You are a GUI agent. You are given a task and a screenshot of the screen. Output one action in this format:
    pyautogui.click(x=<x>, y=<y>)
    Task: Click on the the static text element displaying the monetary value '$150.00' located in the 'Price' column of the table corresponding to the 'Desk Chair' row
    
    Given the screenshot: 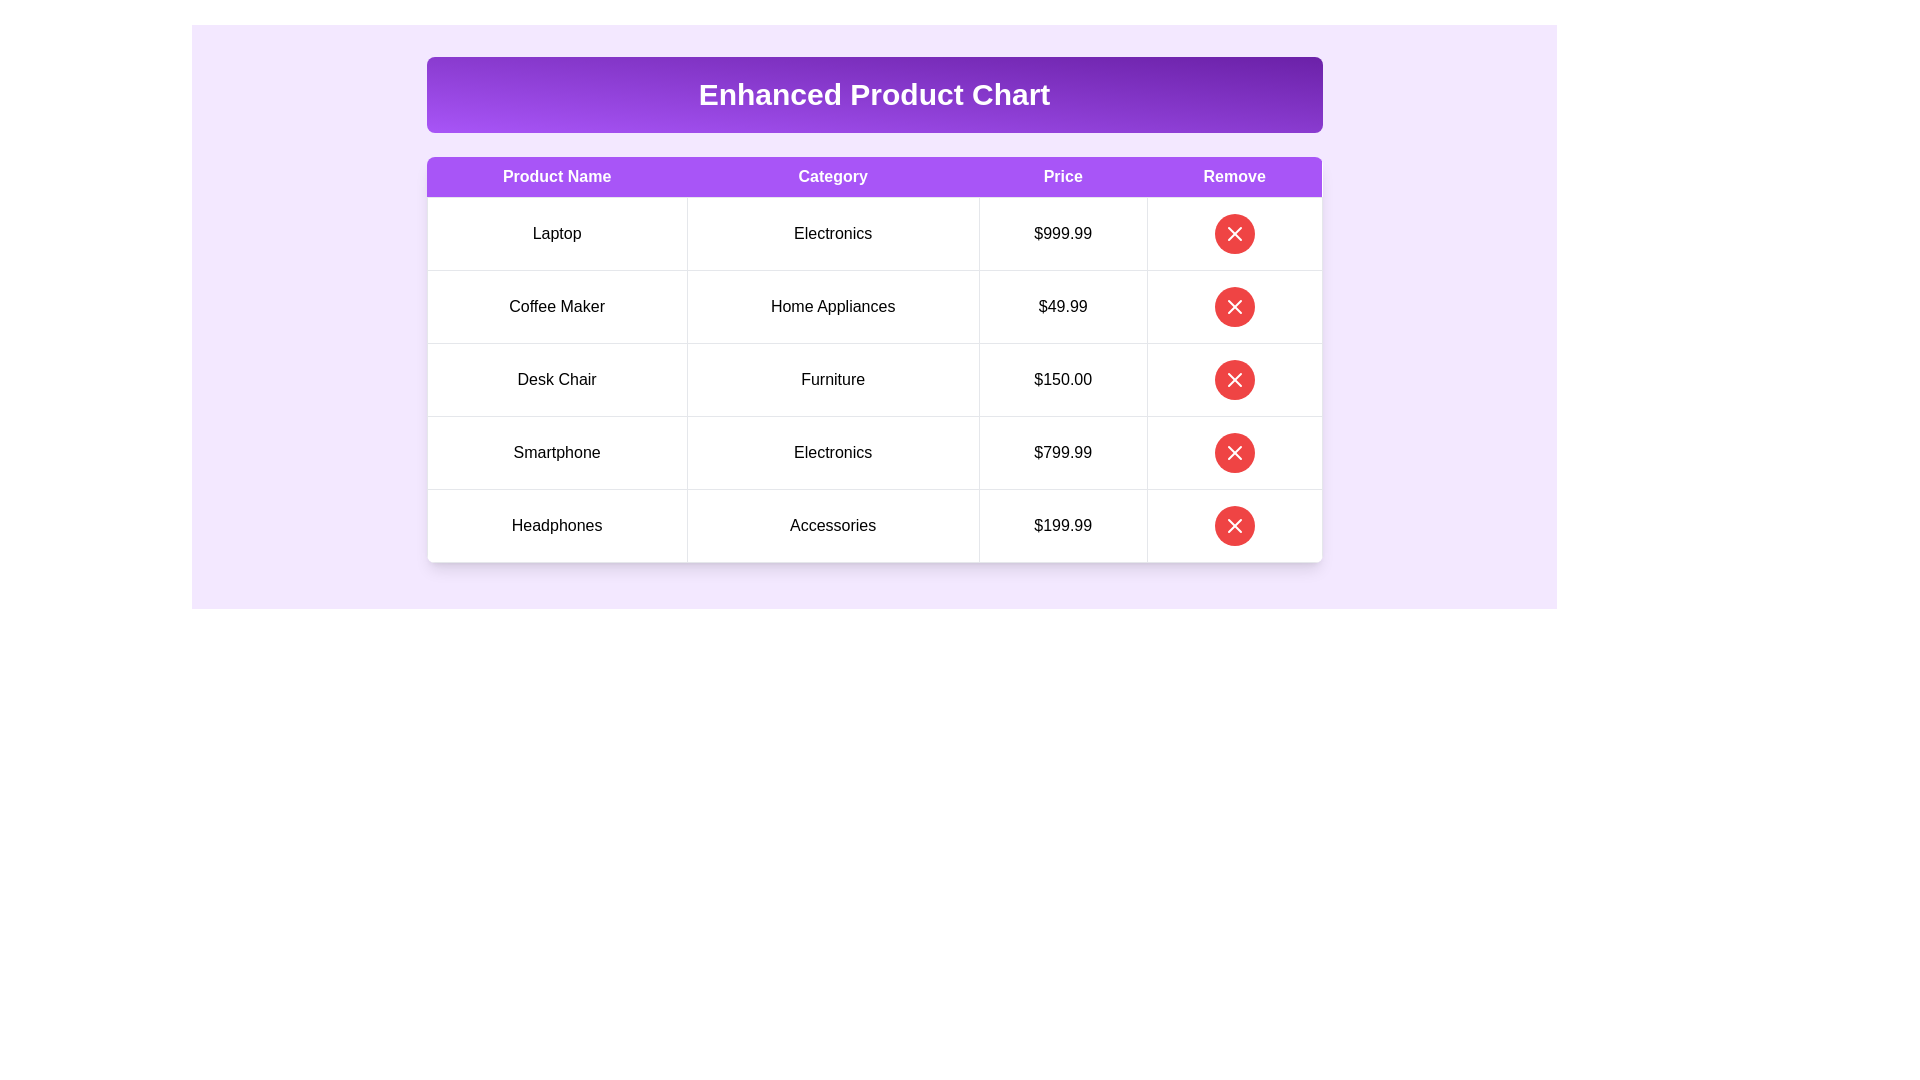 What is the action you would take?
    pyautogui.click(x=1062, y=380)
    